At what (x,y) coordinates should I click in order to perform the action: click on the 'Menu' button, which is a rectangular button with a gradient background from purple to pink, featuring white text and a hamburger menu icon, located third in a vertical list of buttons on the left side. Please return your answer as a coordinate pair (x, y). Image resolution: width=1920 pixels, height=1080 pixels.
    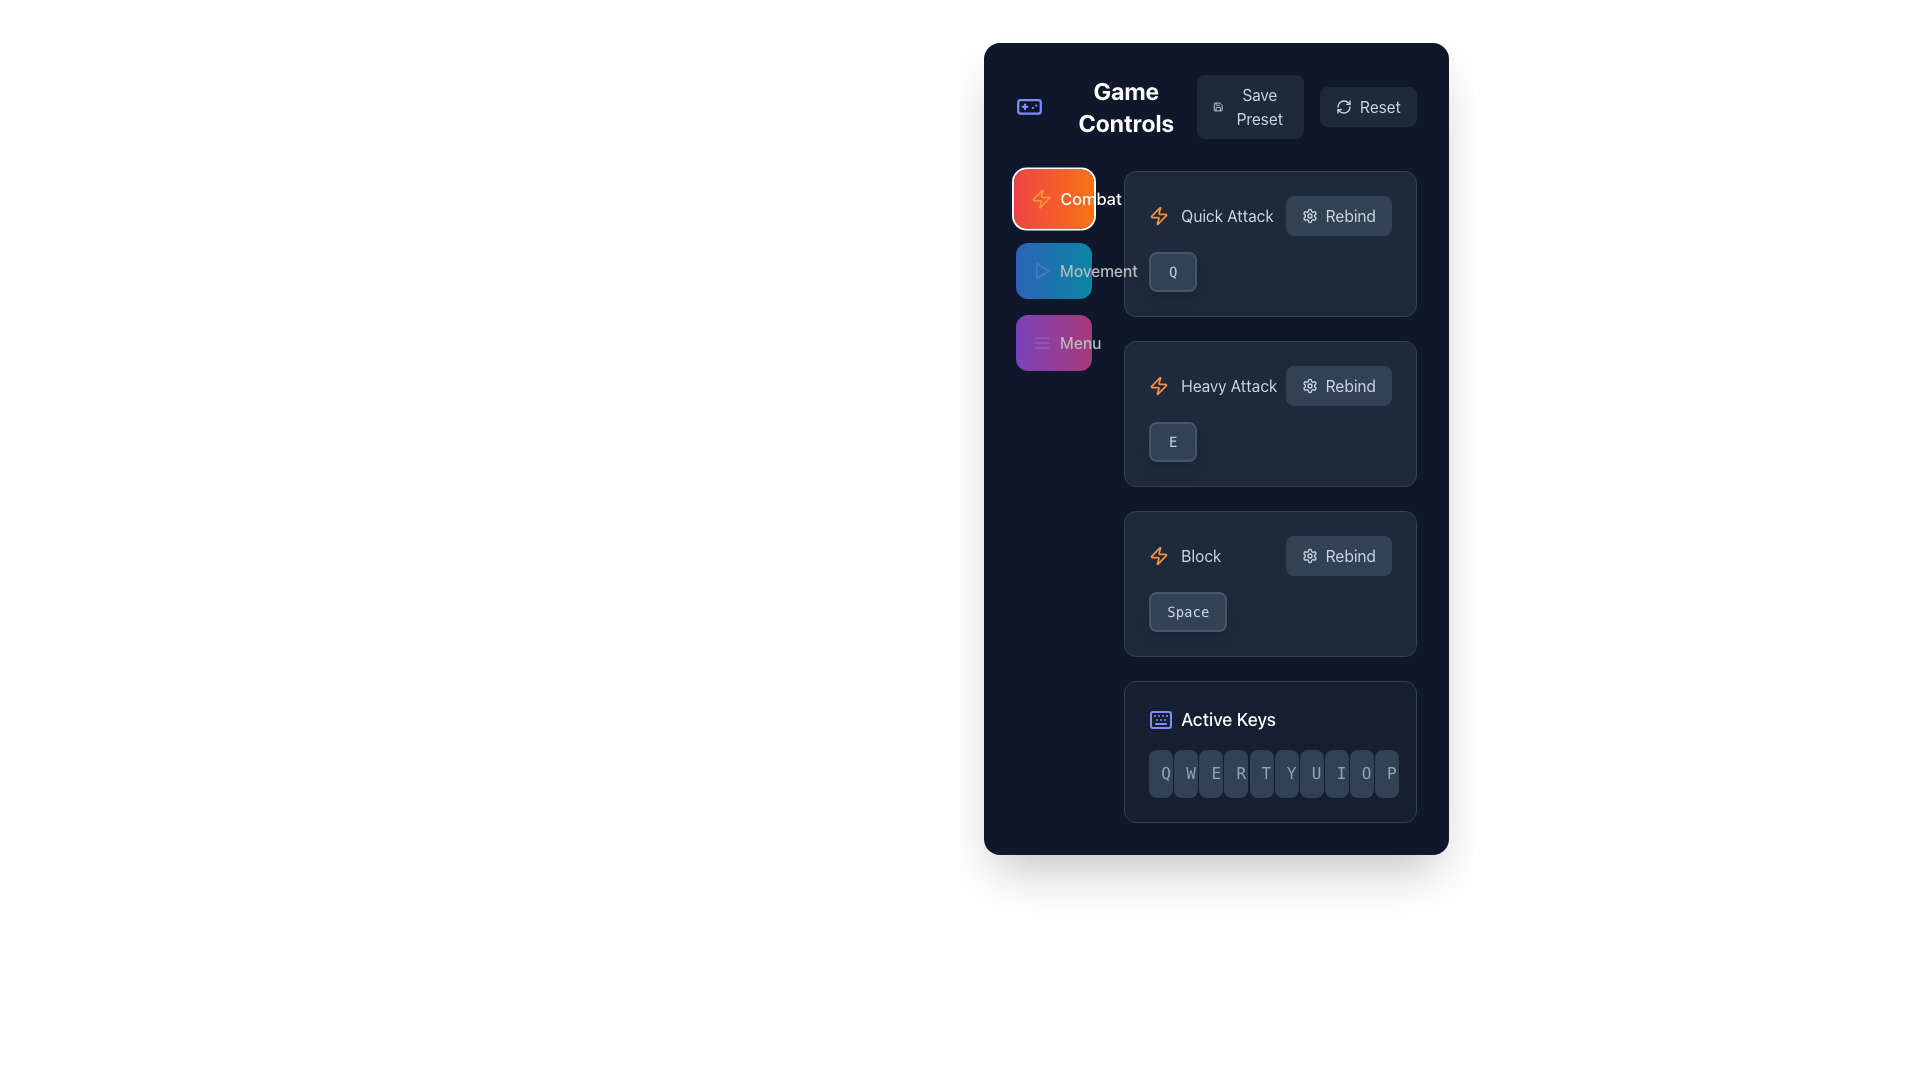
    Looking at the image, I should click on (1053, 342).